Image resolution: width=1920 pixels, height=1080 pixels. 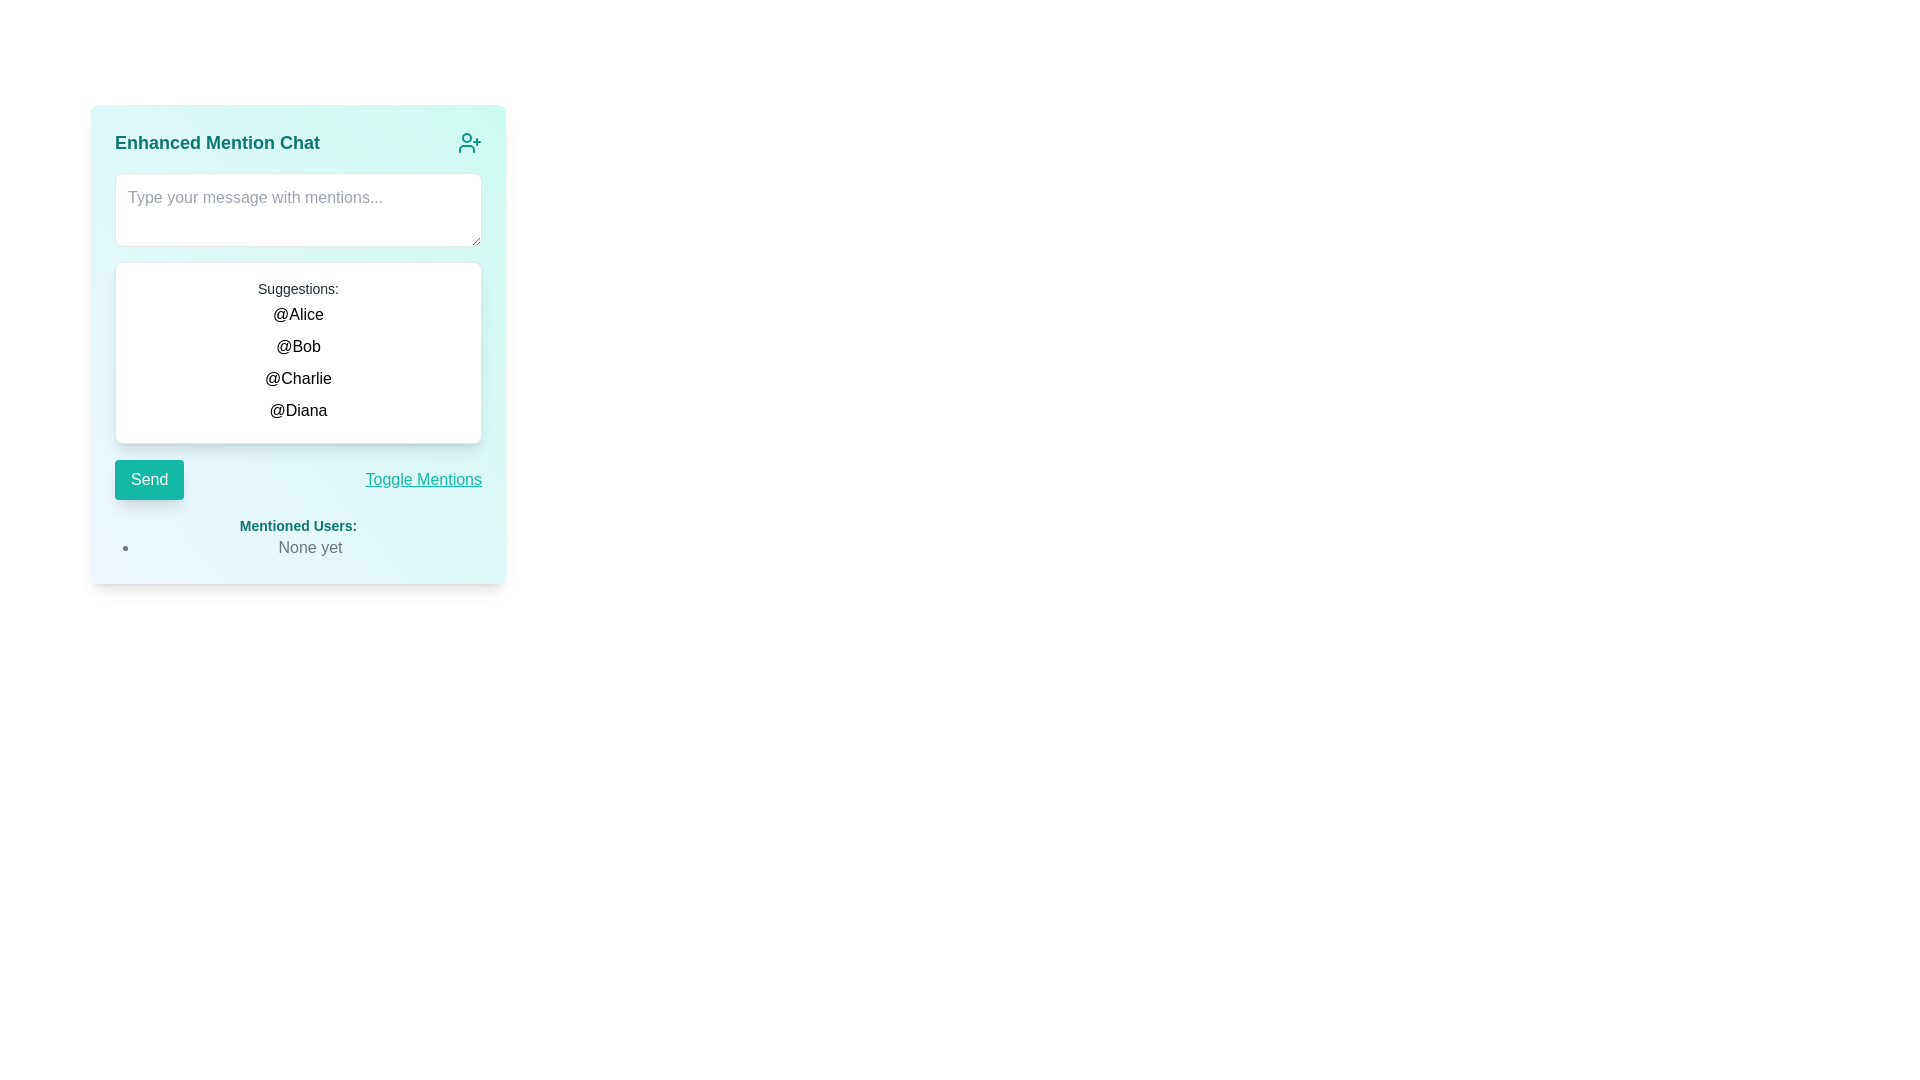 I want to click on the selectable mention option labeled '@Charlie', which is the third item in a vertical list of mentionable names, so click(x=297, y=378).